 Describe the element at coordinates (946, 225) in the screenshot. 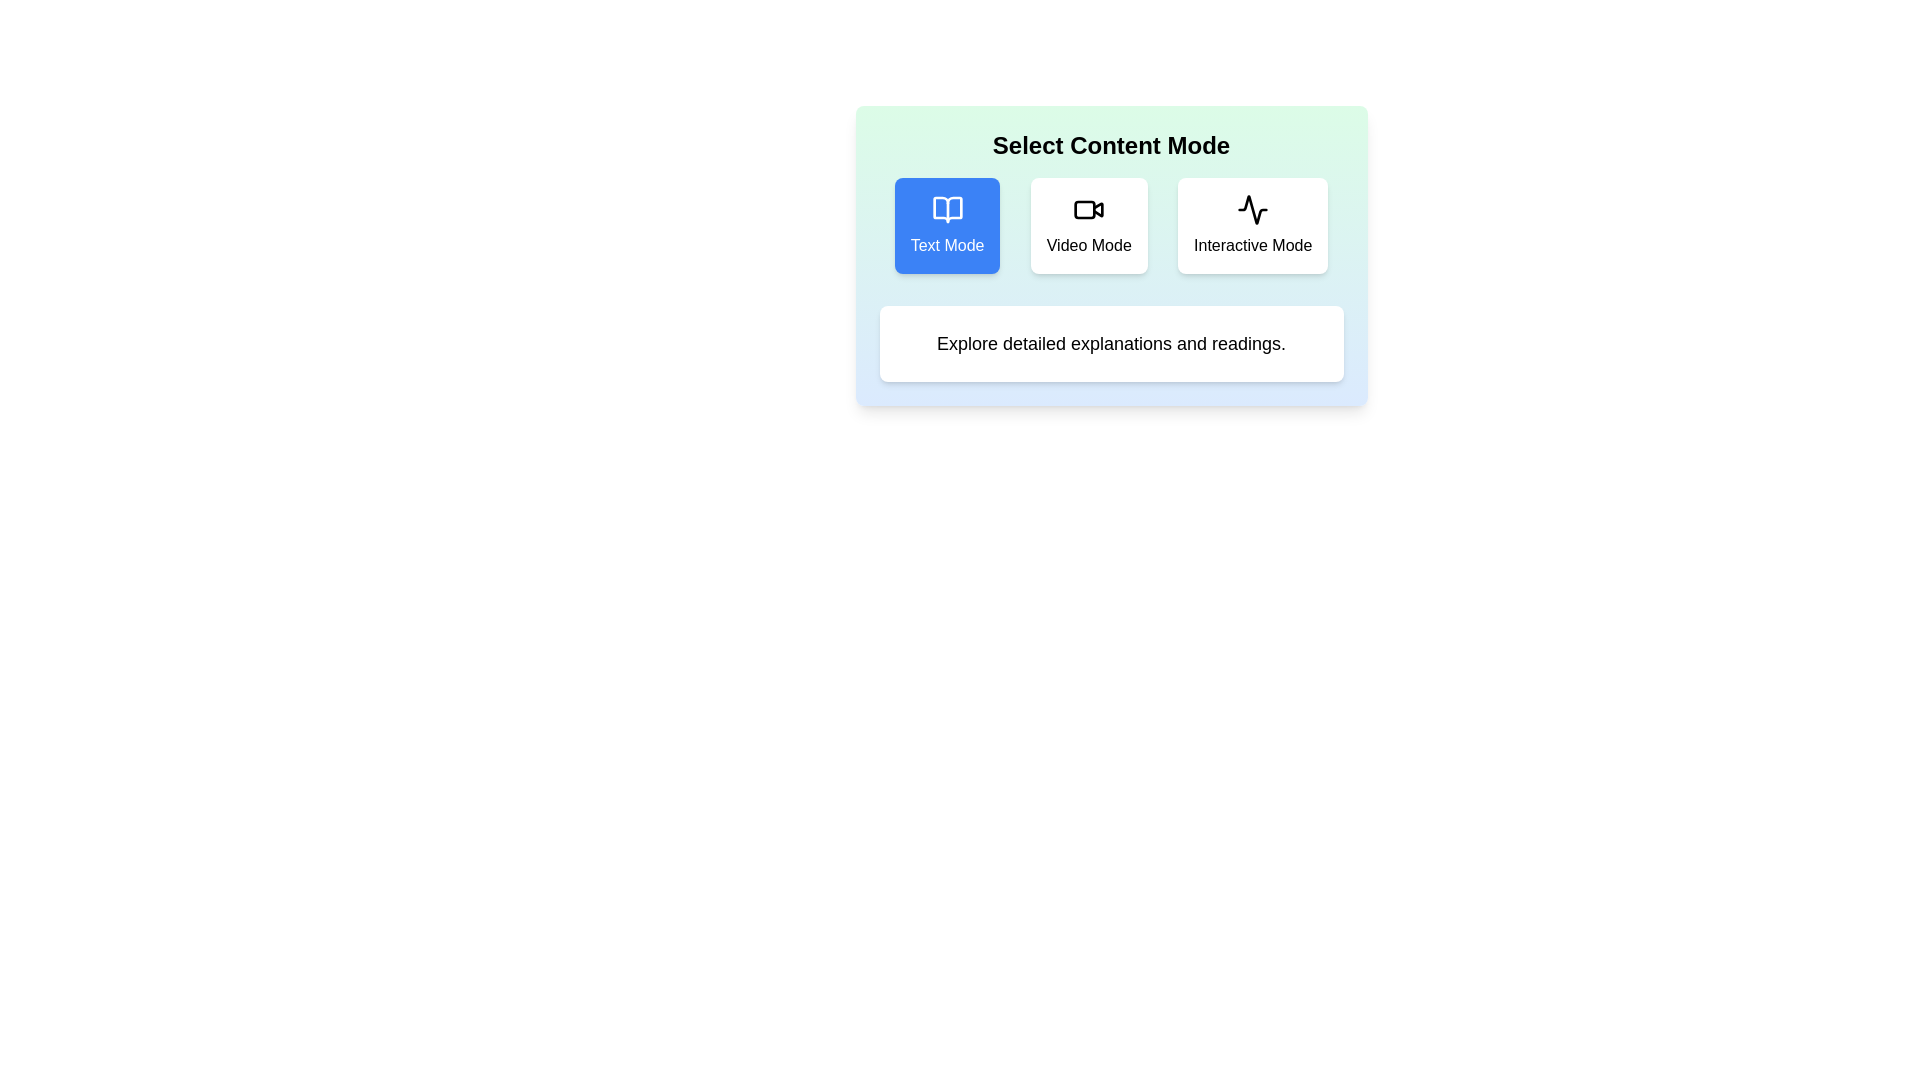

I see `the Text Mode button to see its hover effect` at that location.